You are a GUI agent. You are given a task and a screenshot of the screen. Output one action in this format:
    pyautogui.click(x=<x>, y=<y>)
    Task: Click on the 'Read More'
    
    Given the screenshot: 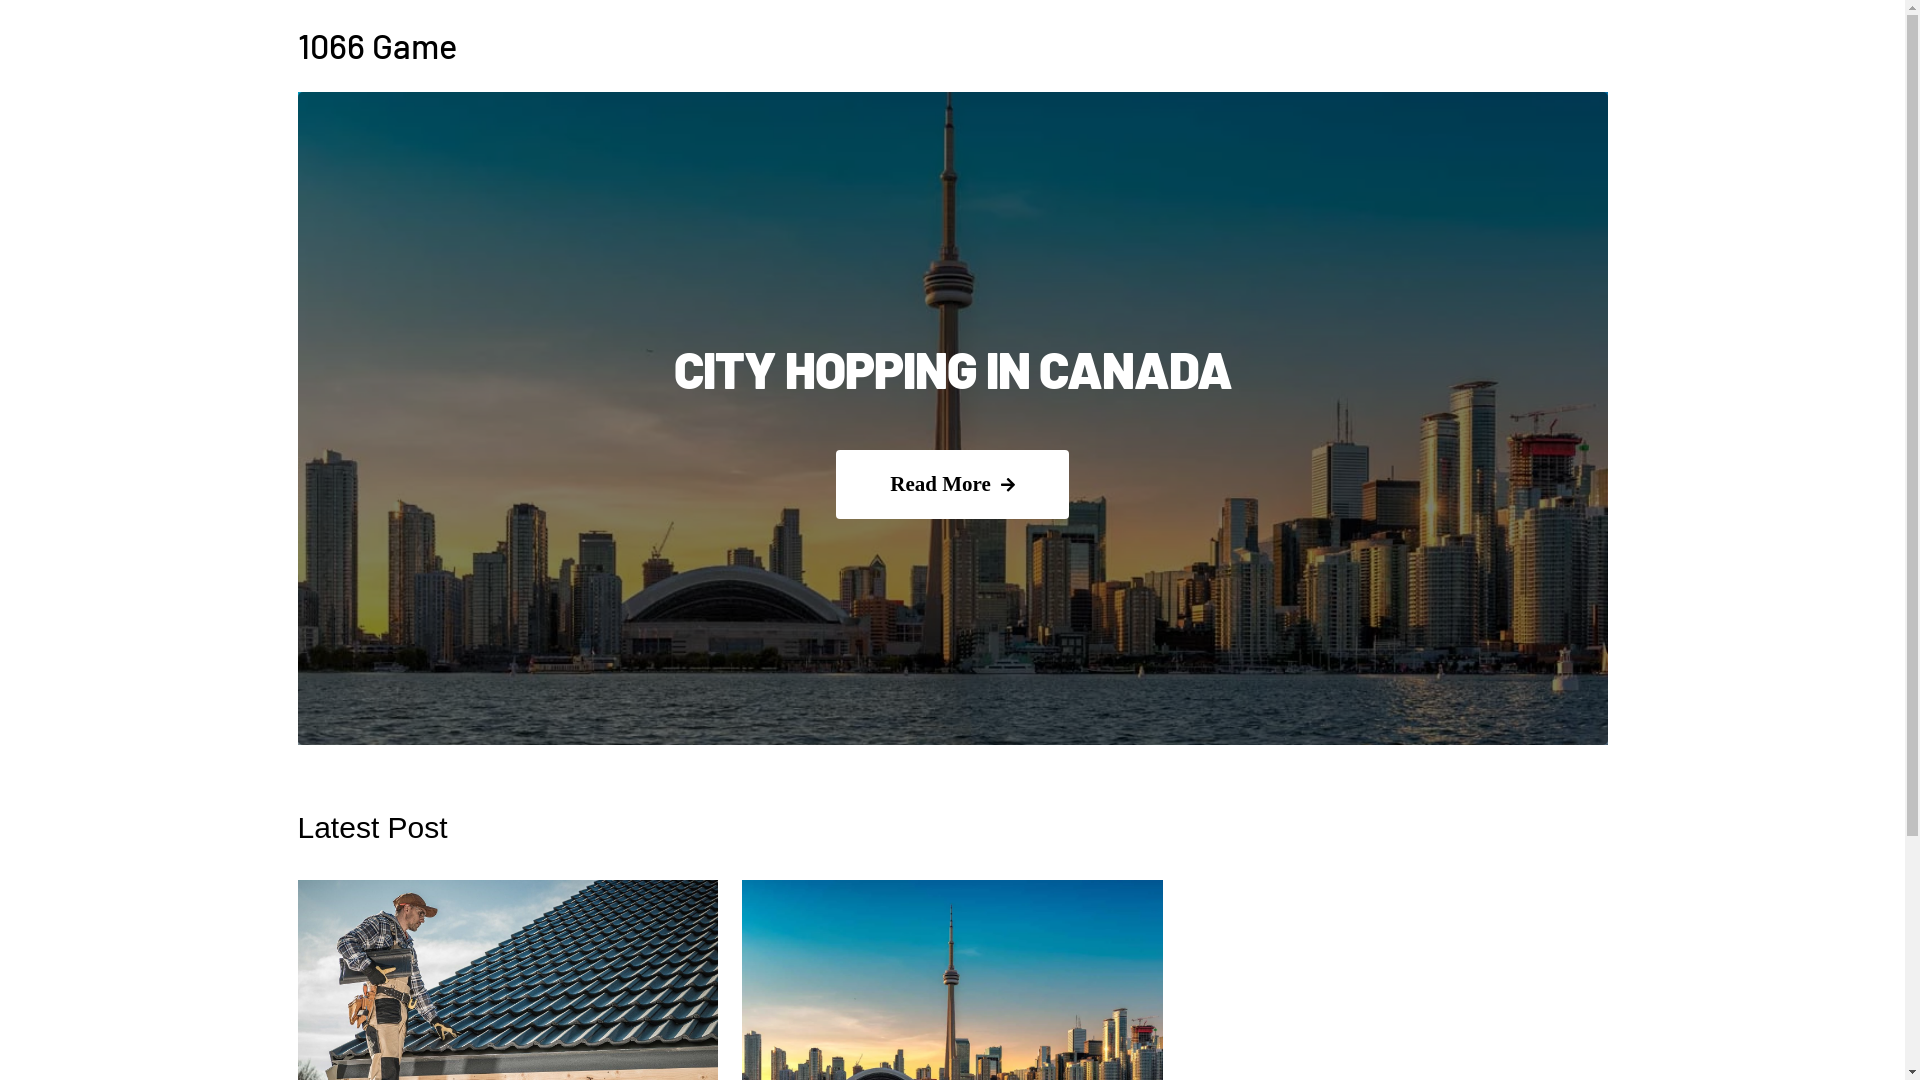 What is the action you would take?
    pyautogui.click(x=951, y=484)
    